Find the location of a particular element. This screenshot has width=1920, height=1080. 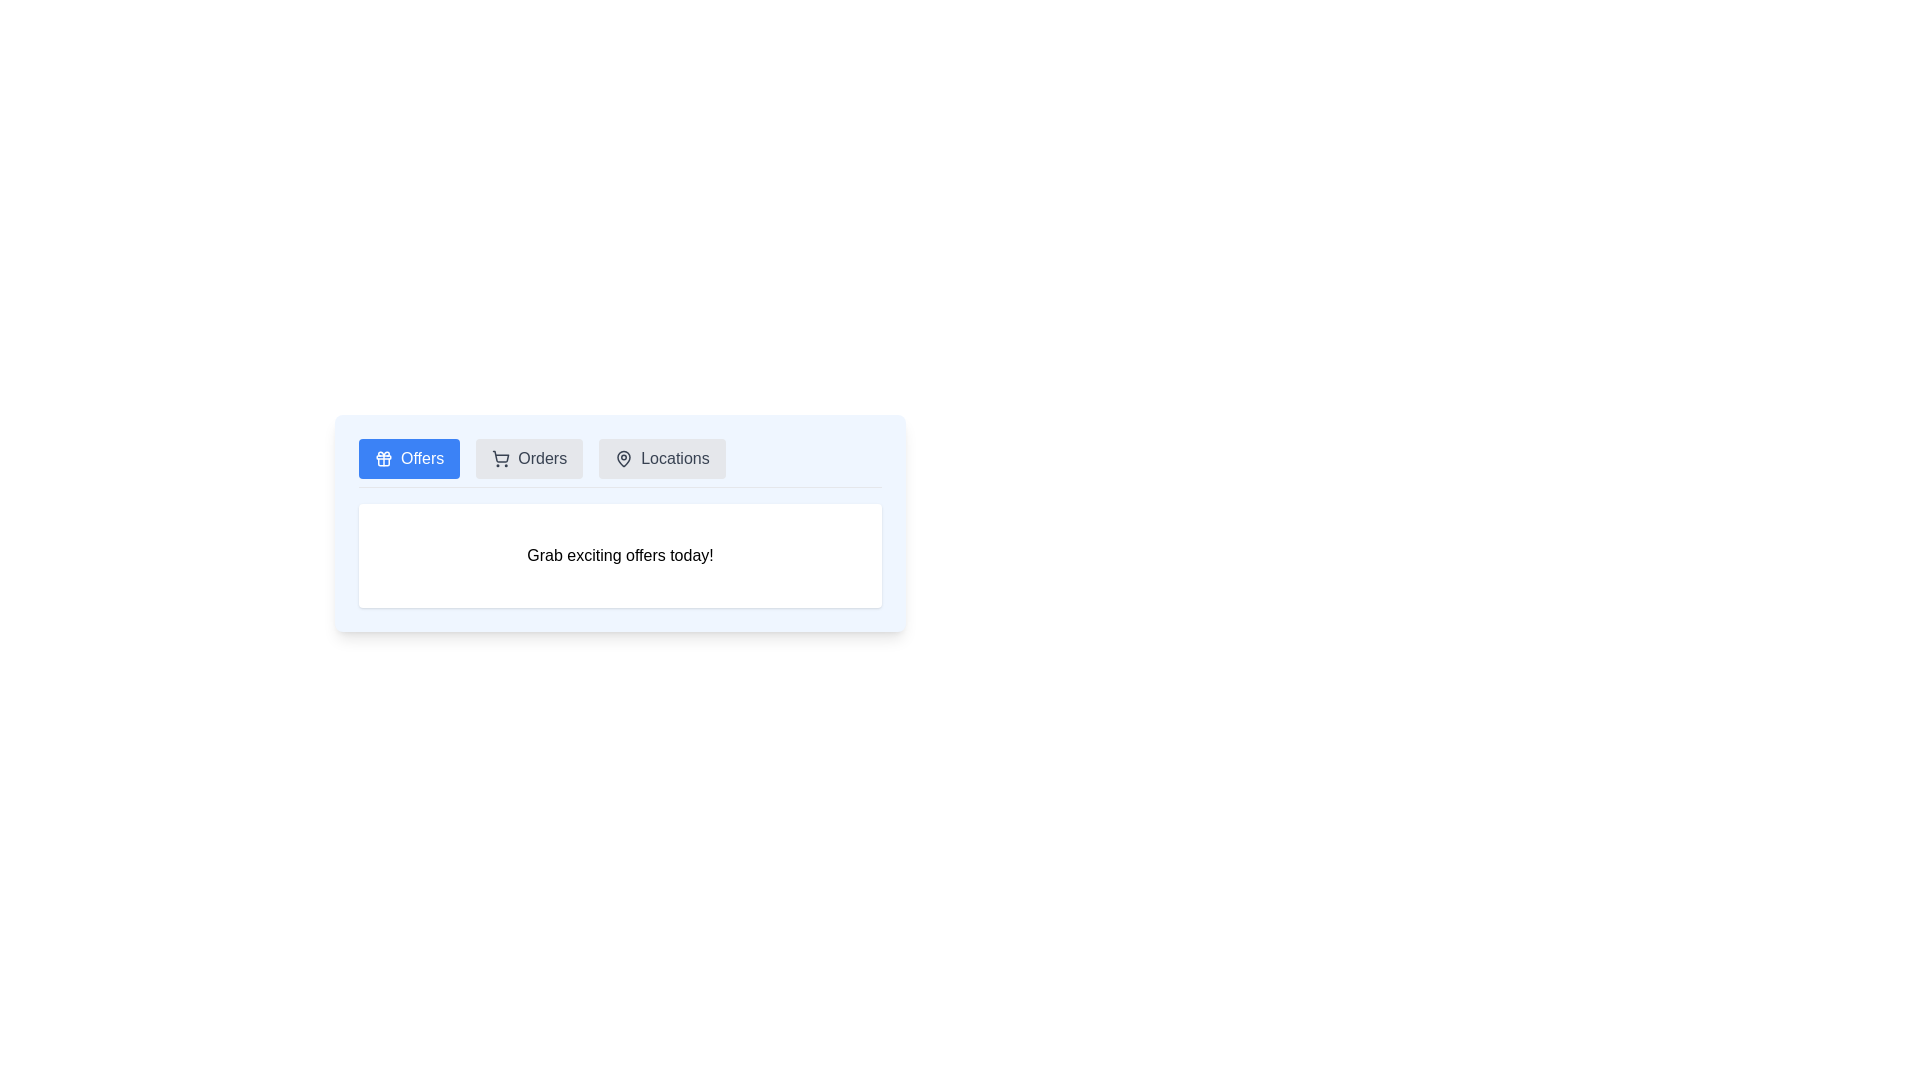

the tab labeled Offers is located at coordinates (408, 459).